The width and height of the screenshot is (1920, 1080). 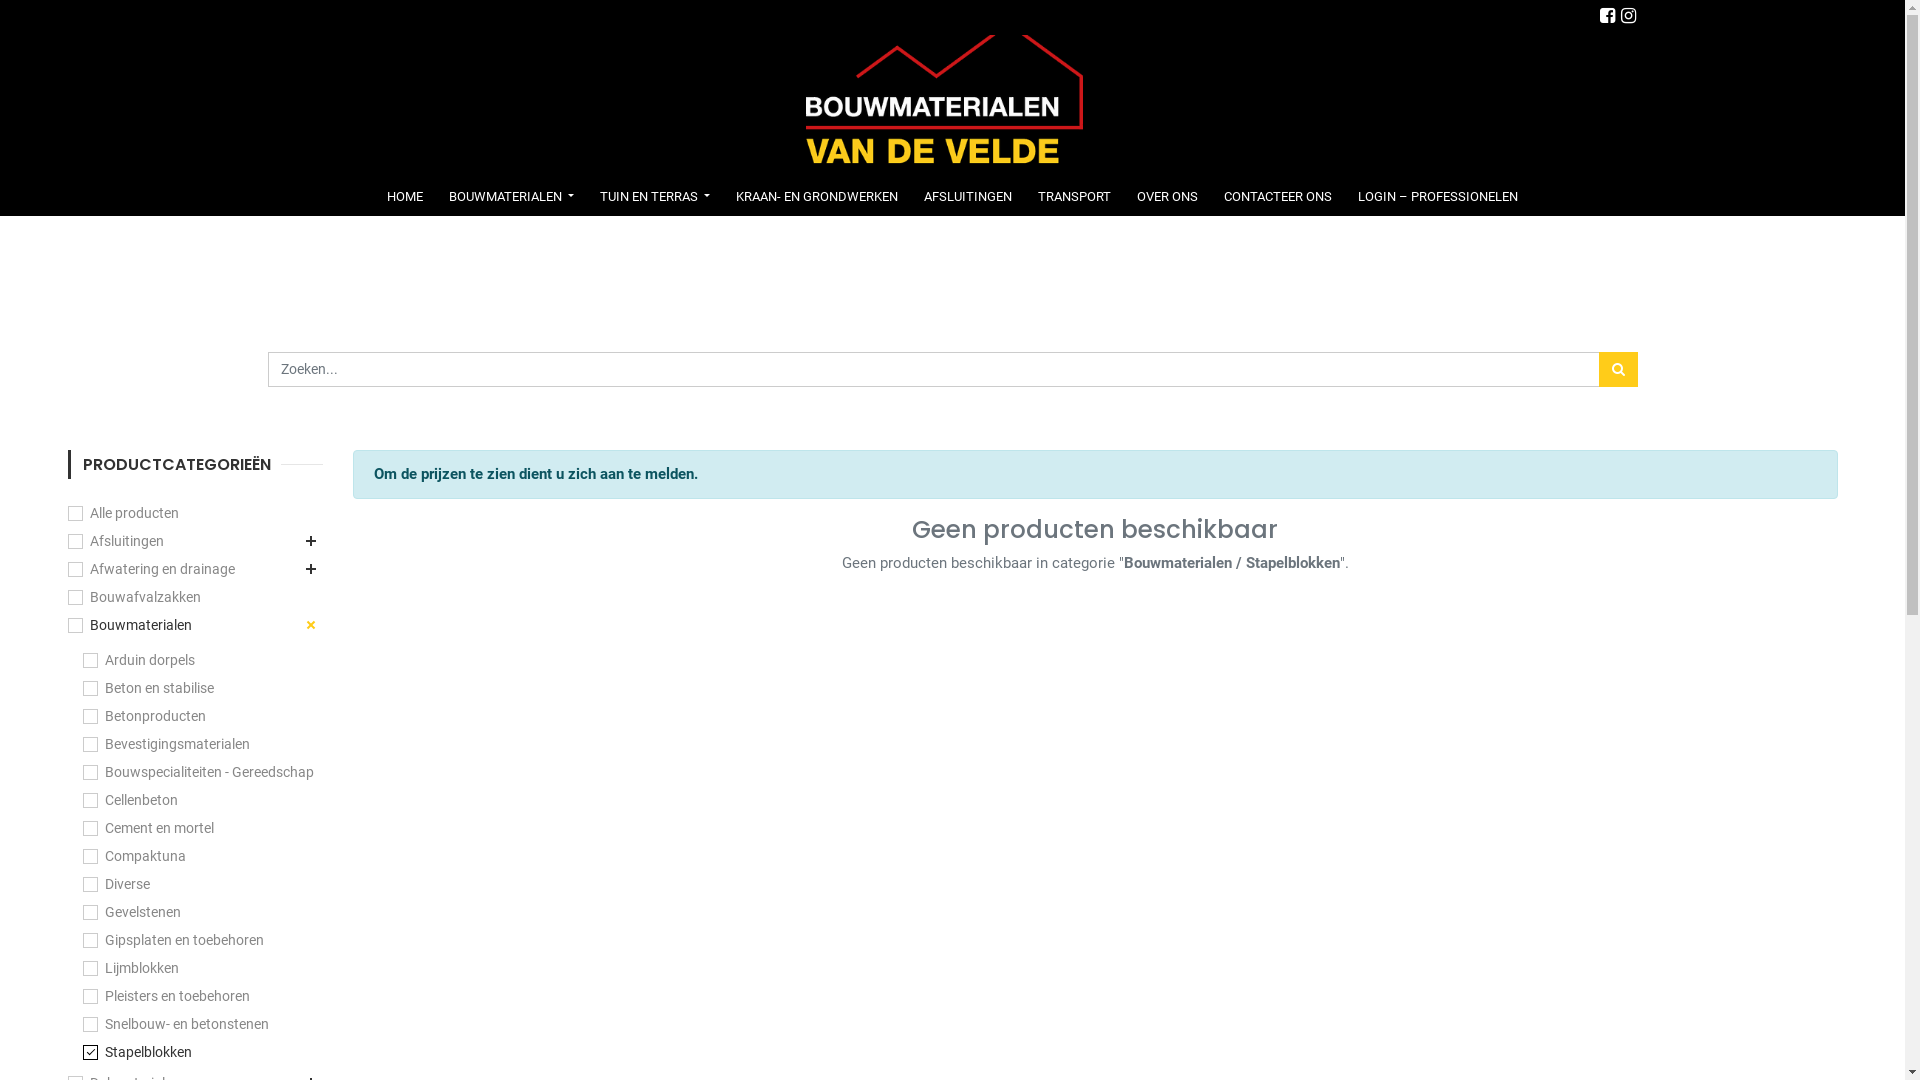 What do you see at coordinates (122, 512) in the screenshot?
I see `'Alle producten'` at bounding box center [122, 512].